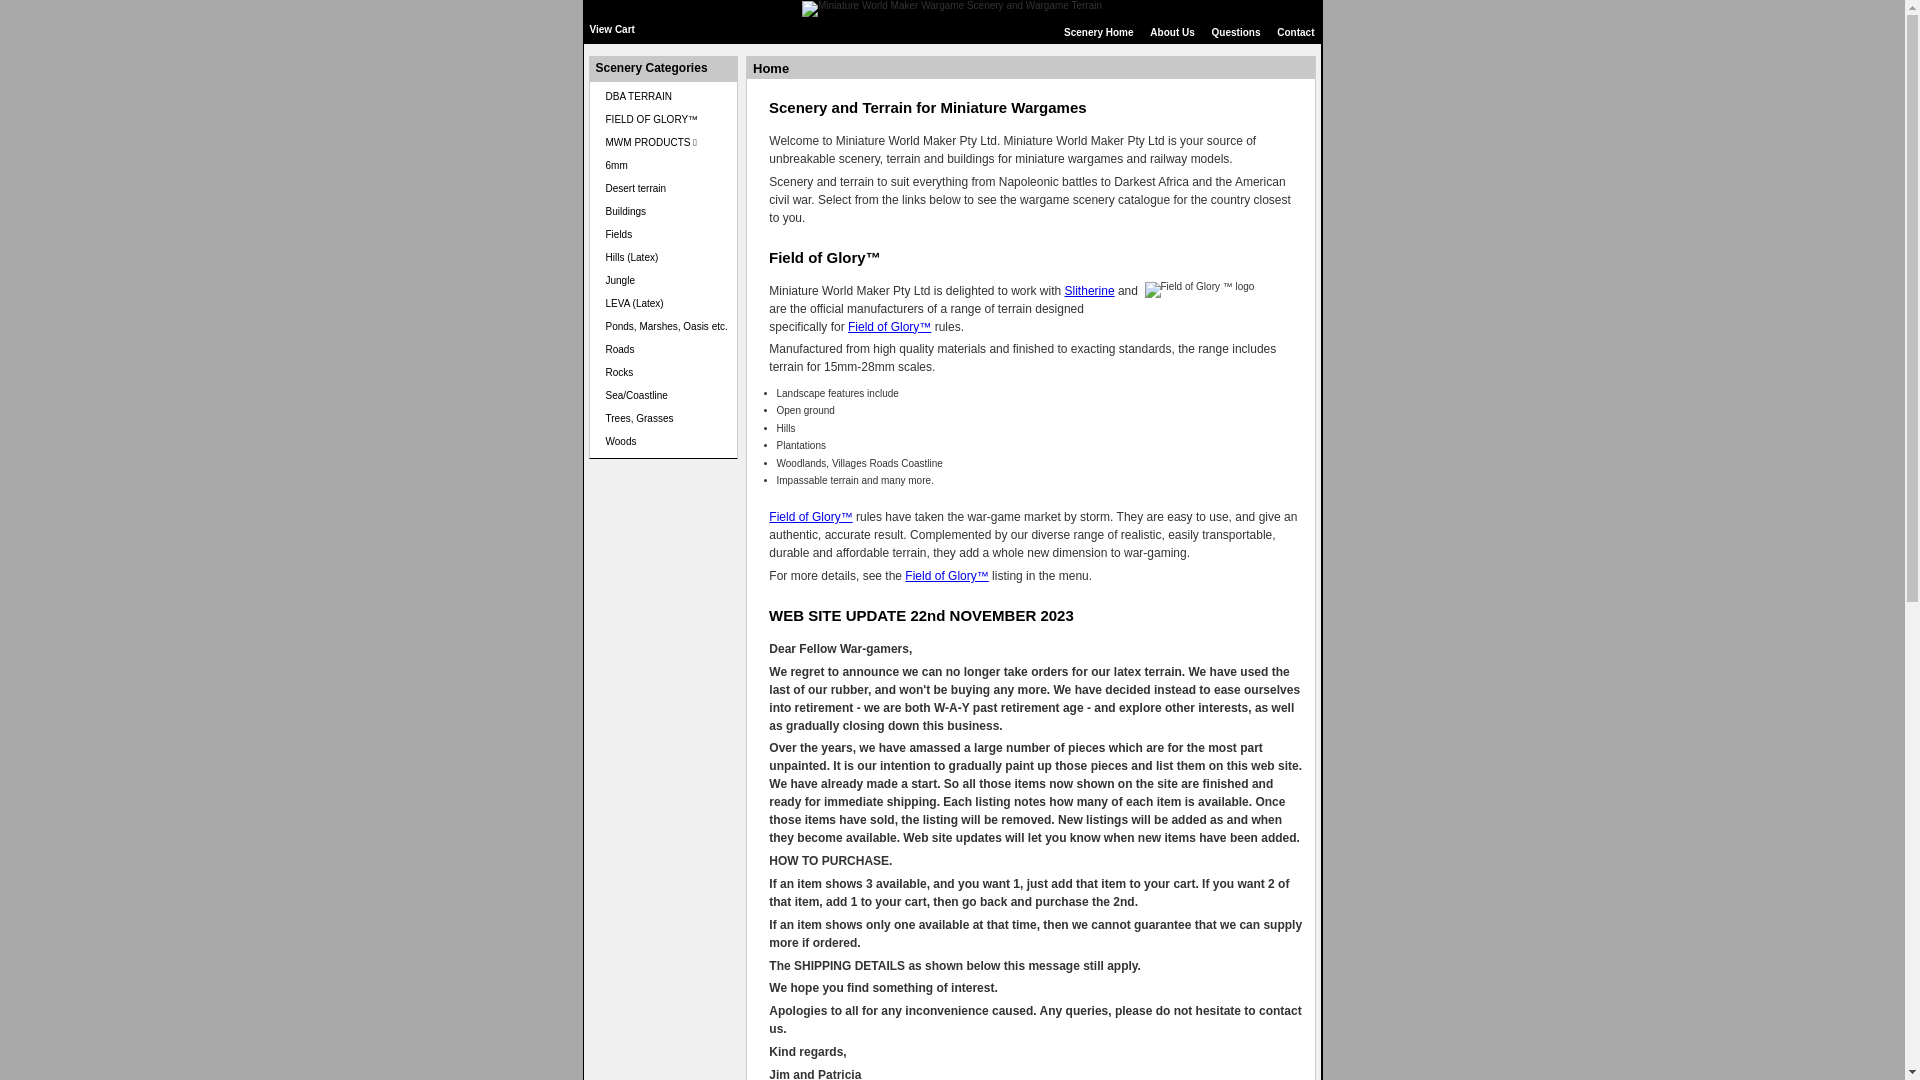  Describe the element at coordinates (1171, 32) in the screenshot. I see `'About Us'` at that location.